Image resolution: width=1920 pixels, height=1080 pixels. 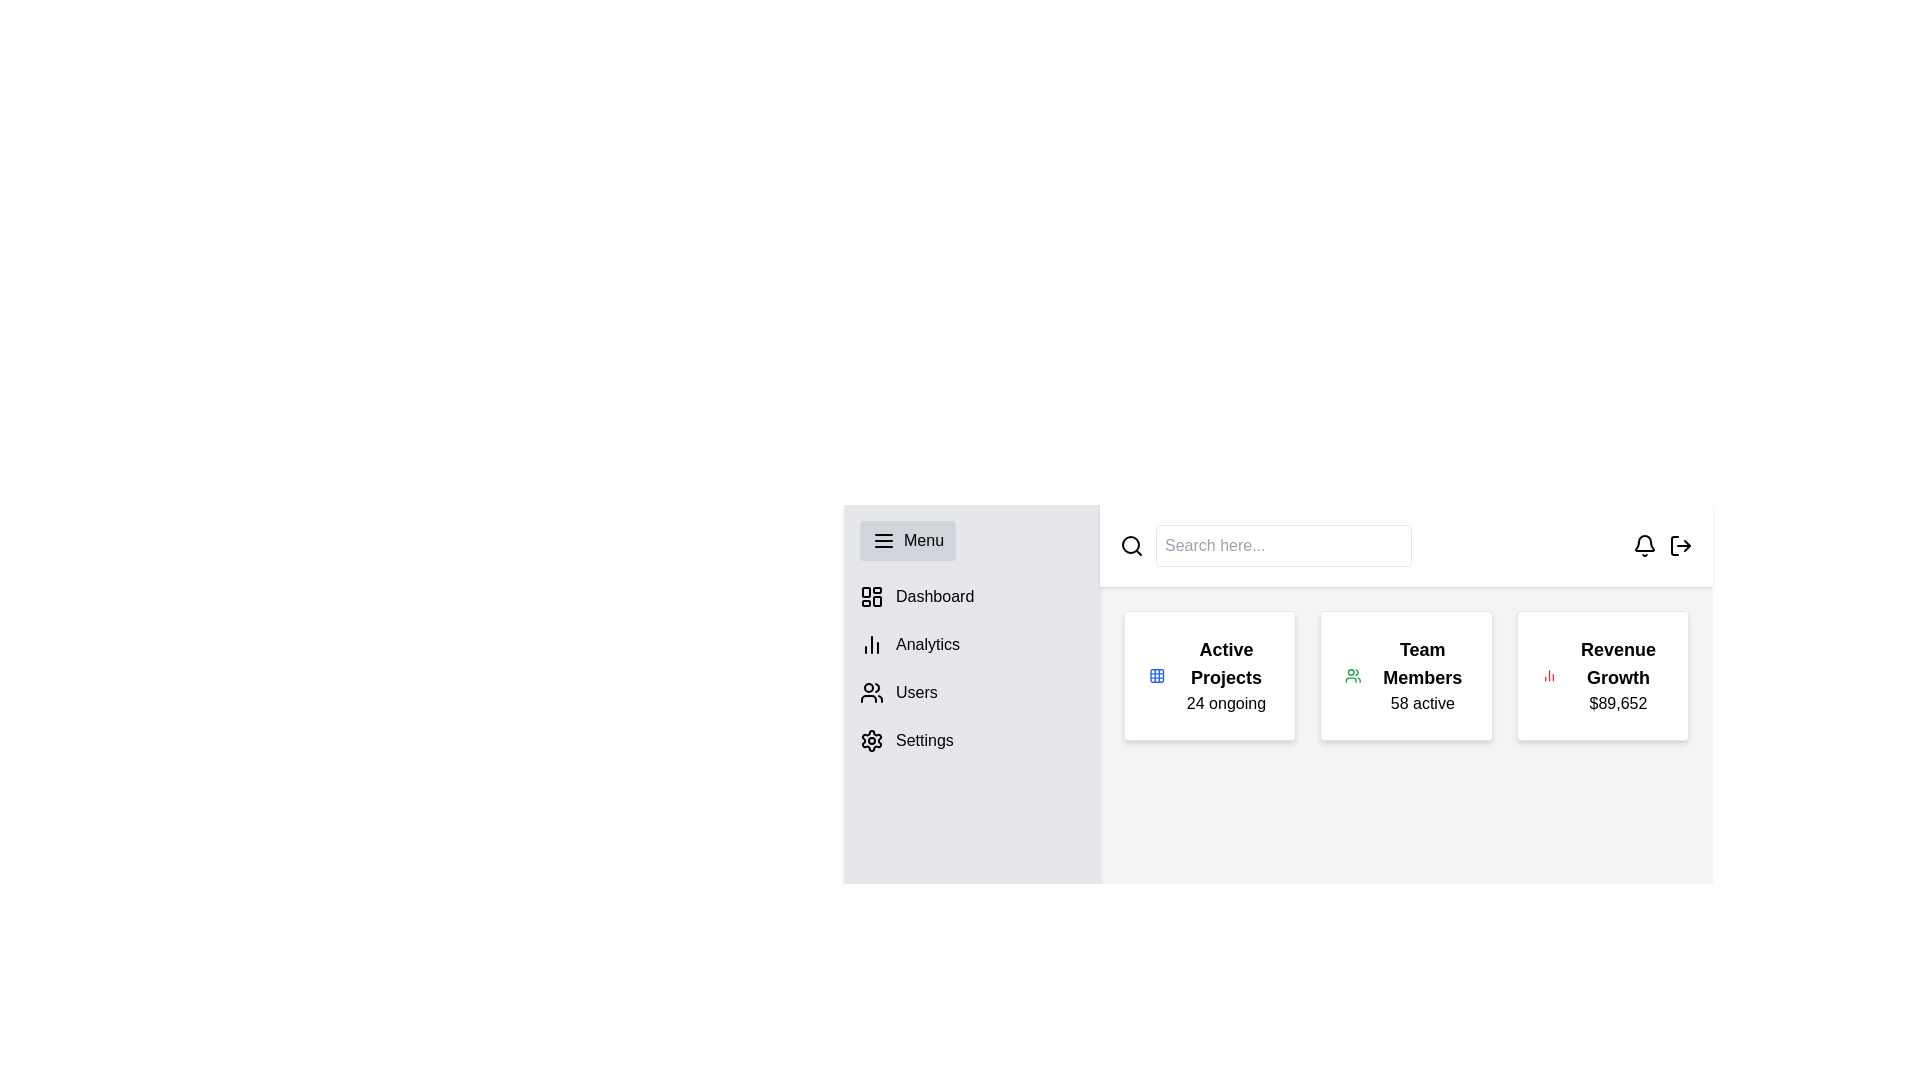 I want to click on the logout icon button located in the top-right corner of the interface, following the bell-shaped icon, so click(x=1680, y=546).